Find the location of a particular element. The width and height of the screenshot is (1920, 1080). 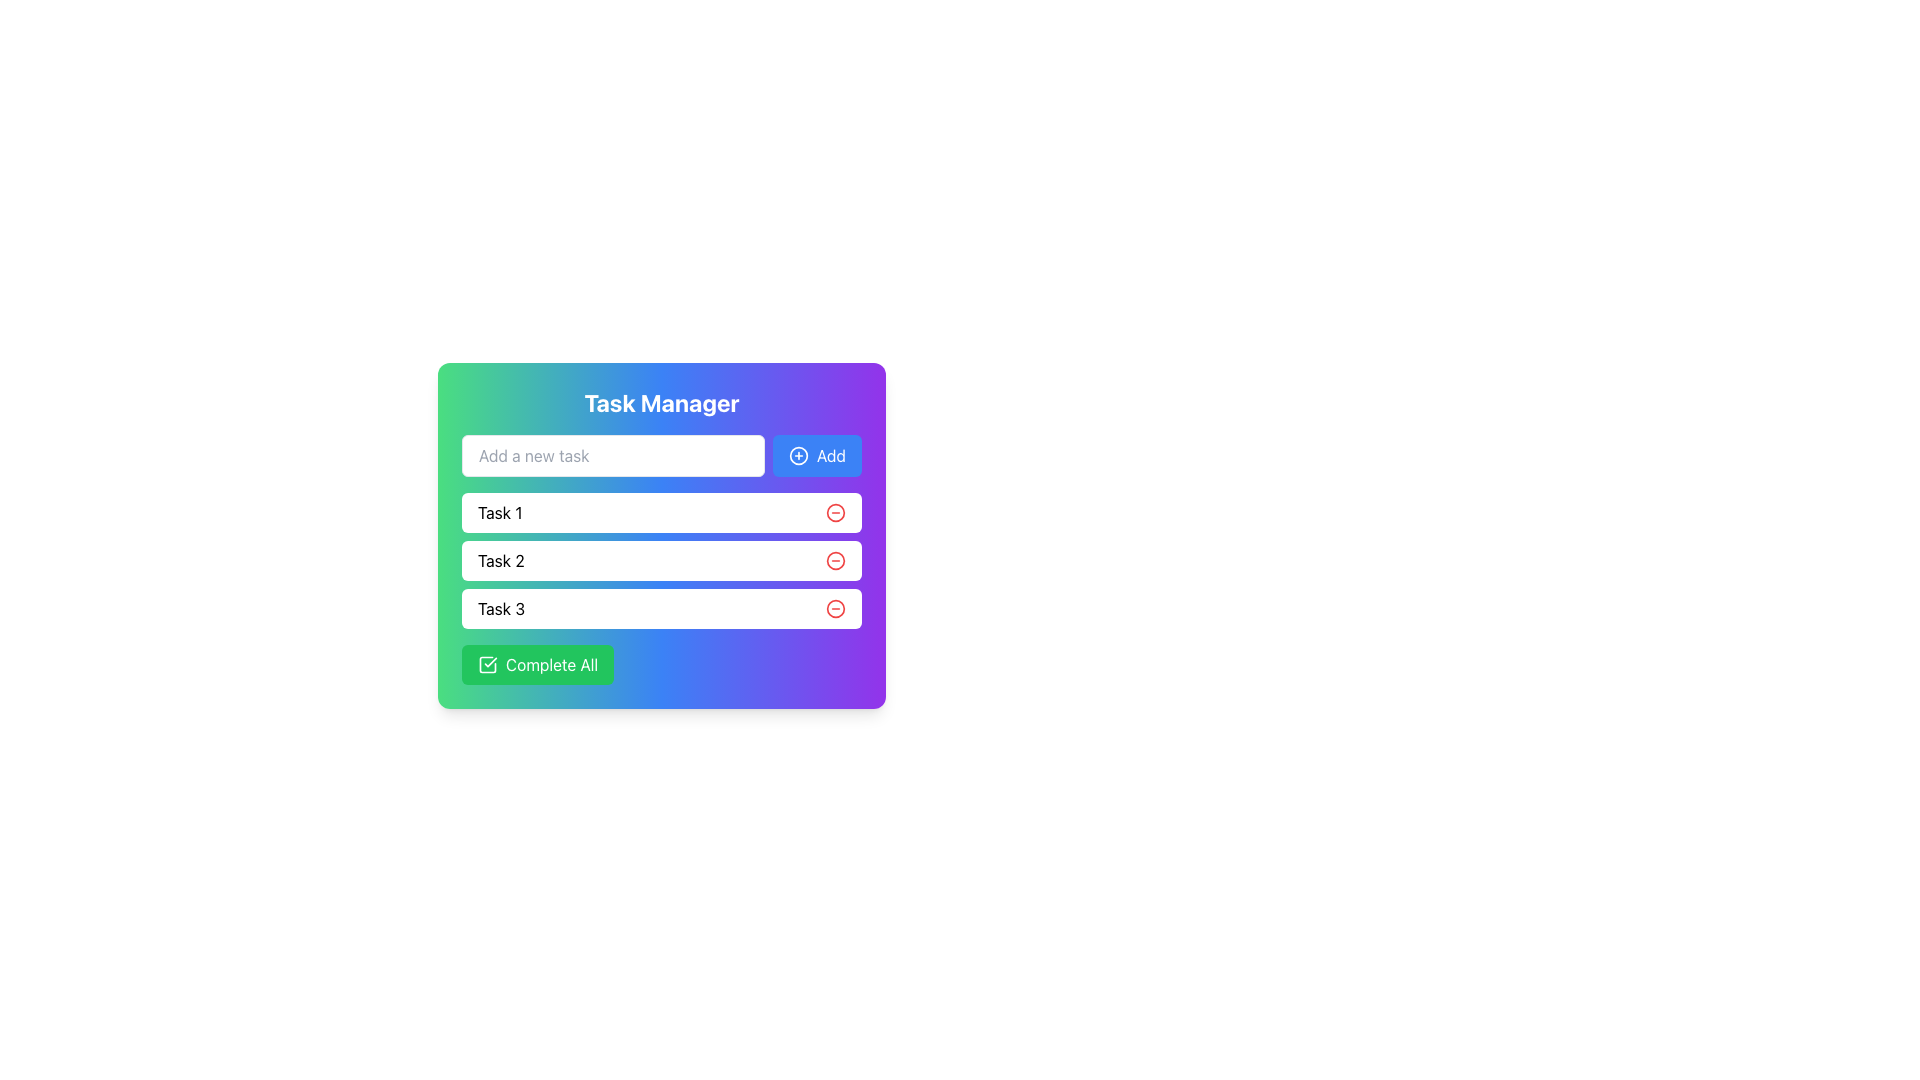

the circular SVG element that represents the outer circle of the minus icon, located to the right of the text 'Task 2' is located at coordinates (835, 560).